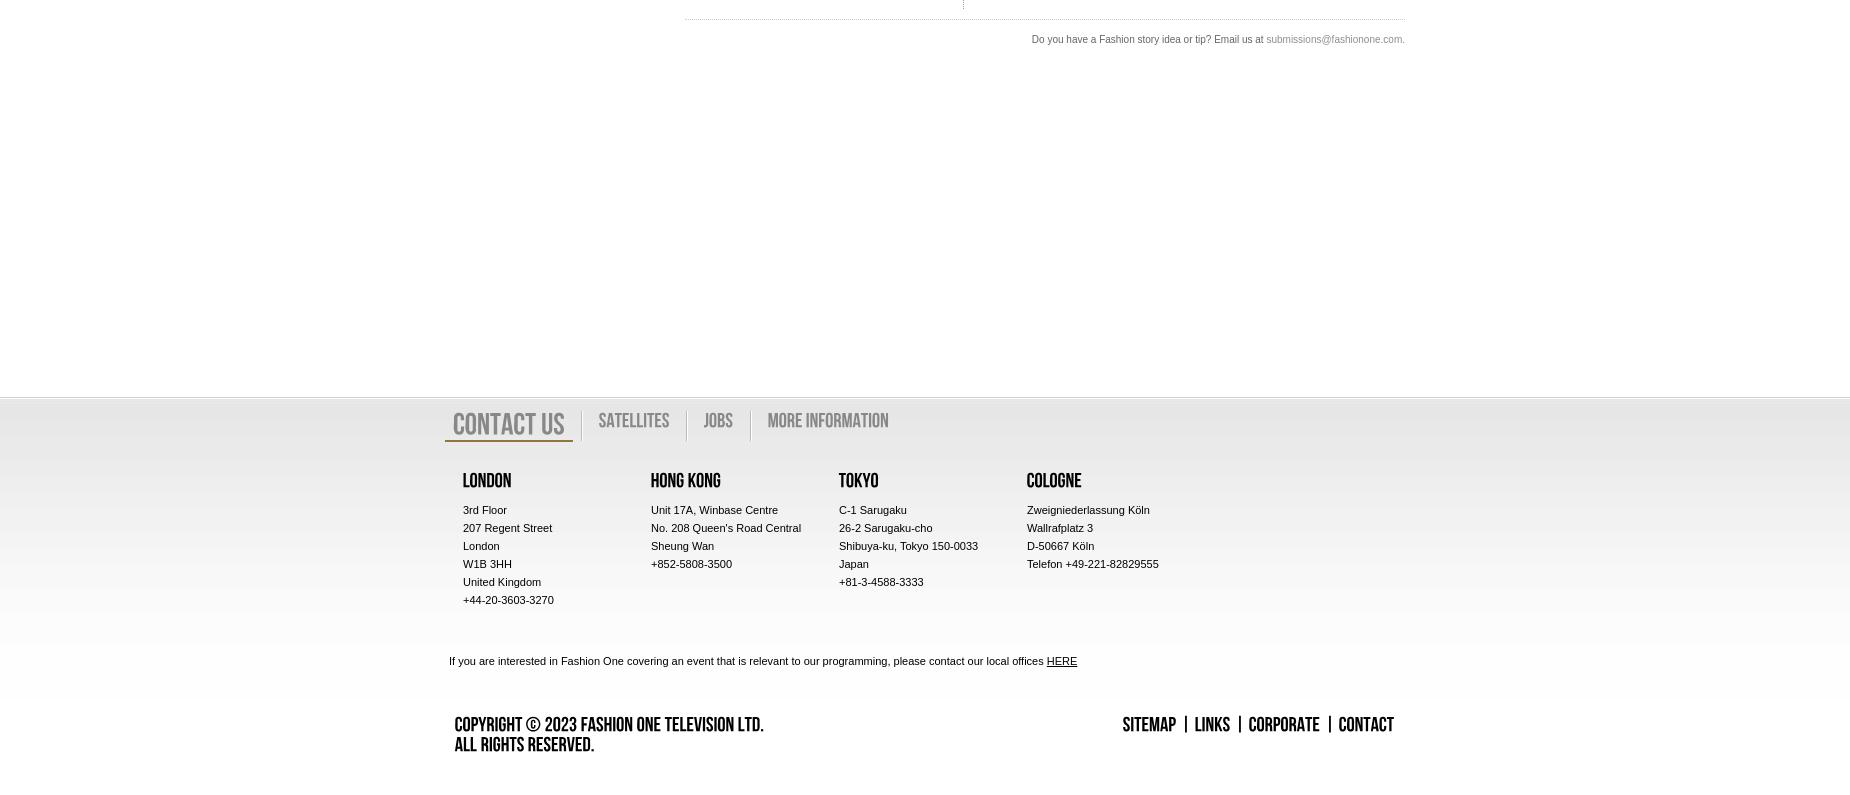 The height and width of the screenshot is (795, 1850). I want to click on 'Wallrafplatz 3', so click(1059, 526).